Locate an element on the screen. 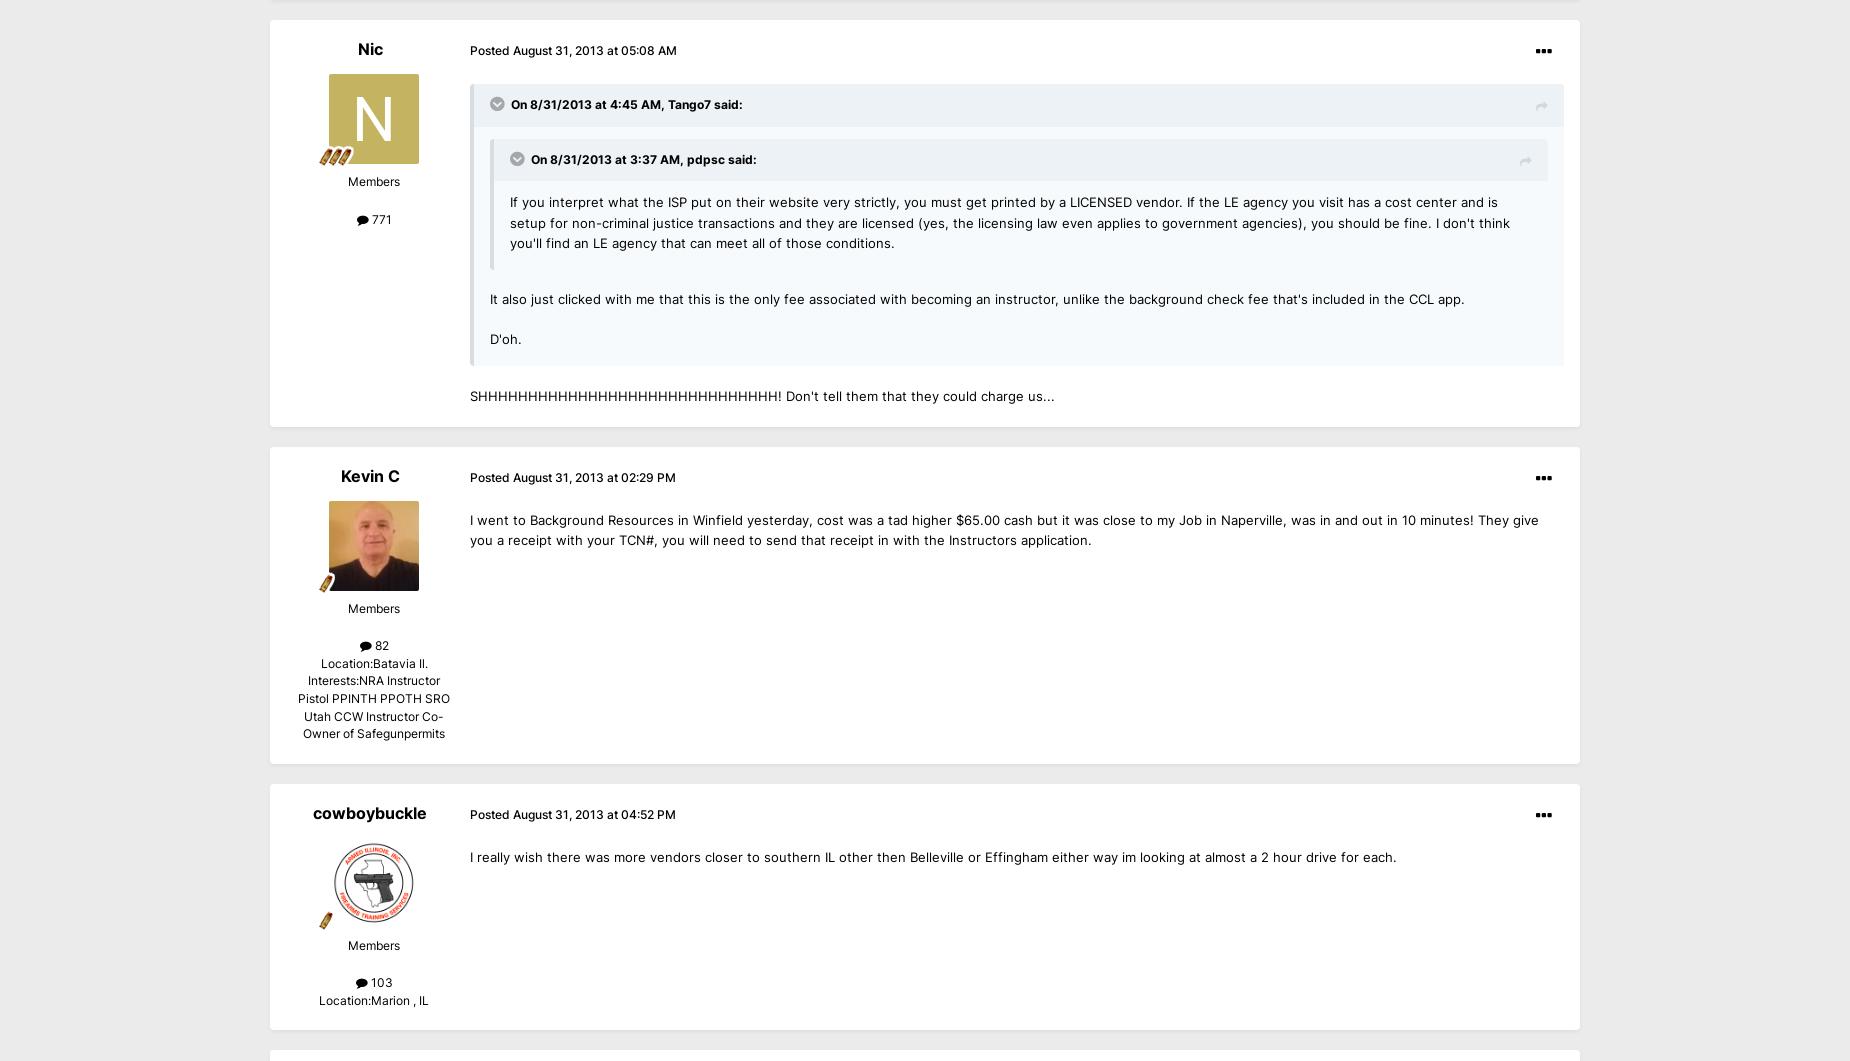  'August 31, 2013 at 05:08  AM' is located at coordinates (594, 51).